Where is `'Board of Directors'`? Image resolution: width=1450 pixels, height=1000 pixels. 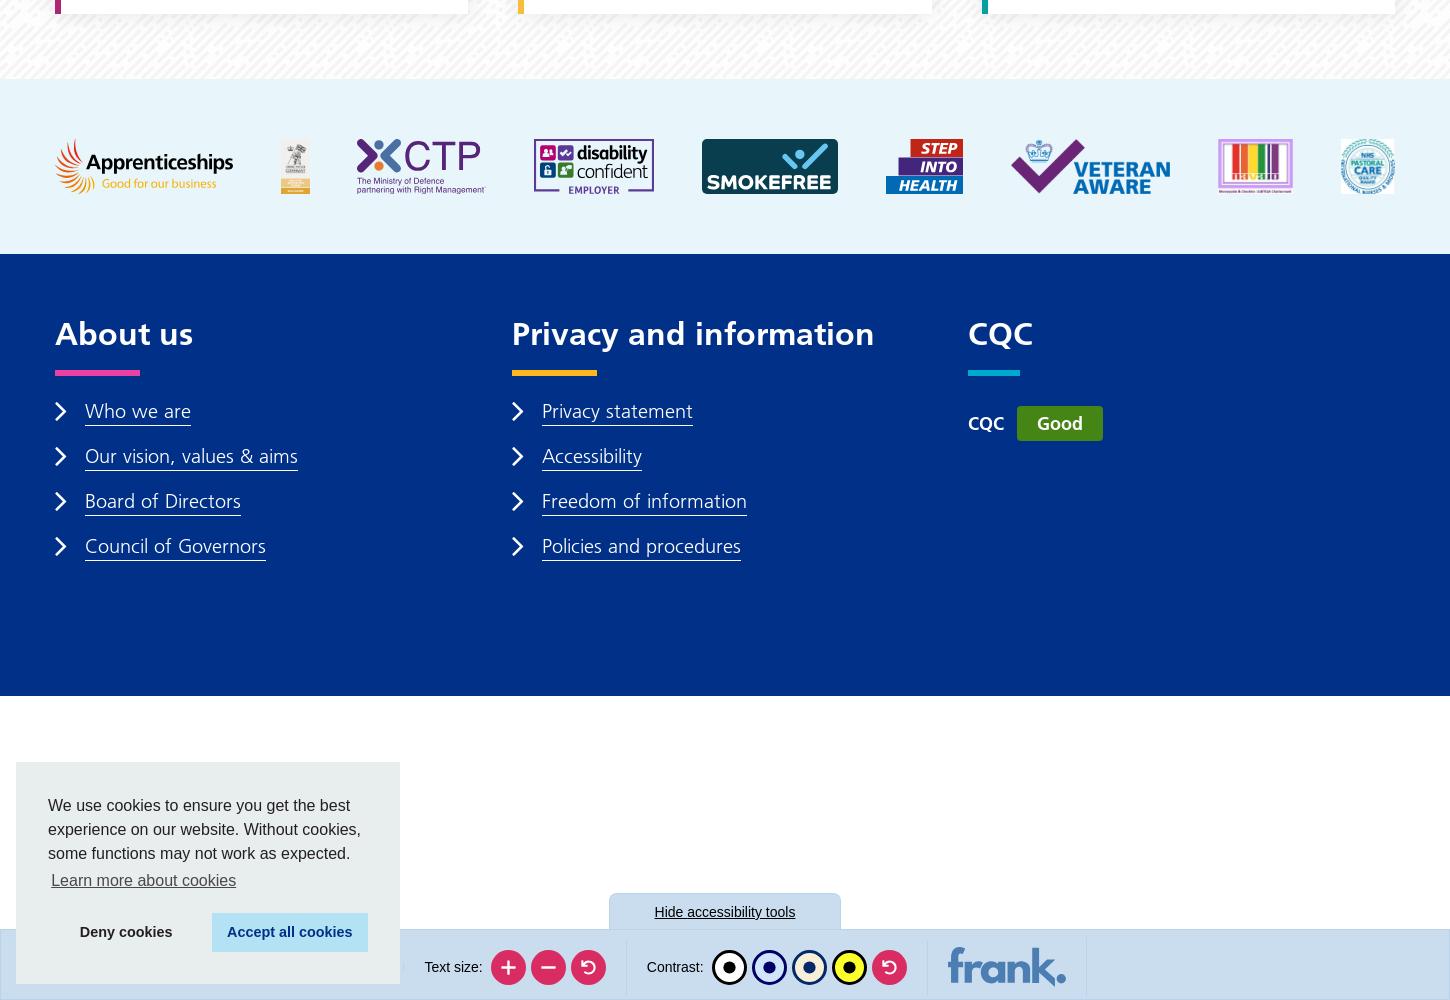 'Board of Directors' is located at coordinates (161, 501).